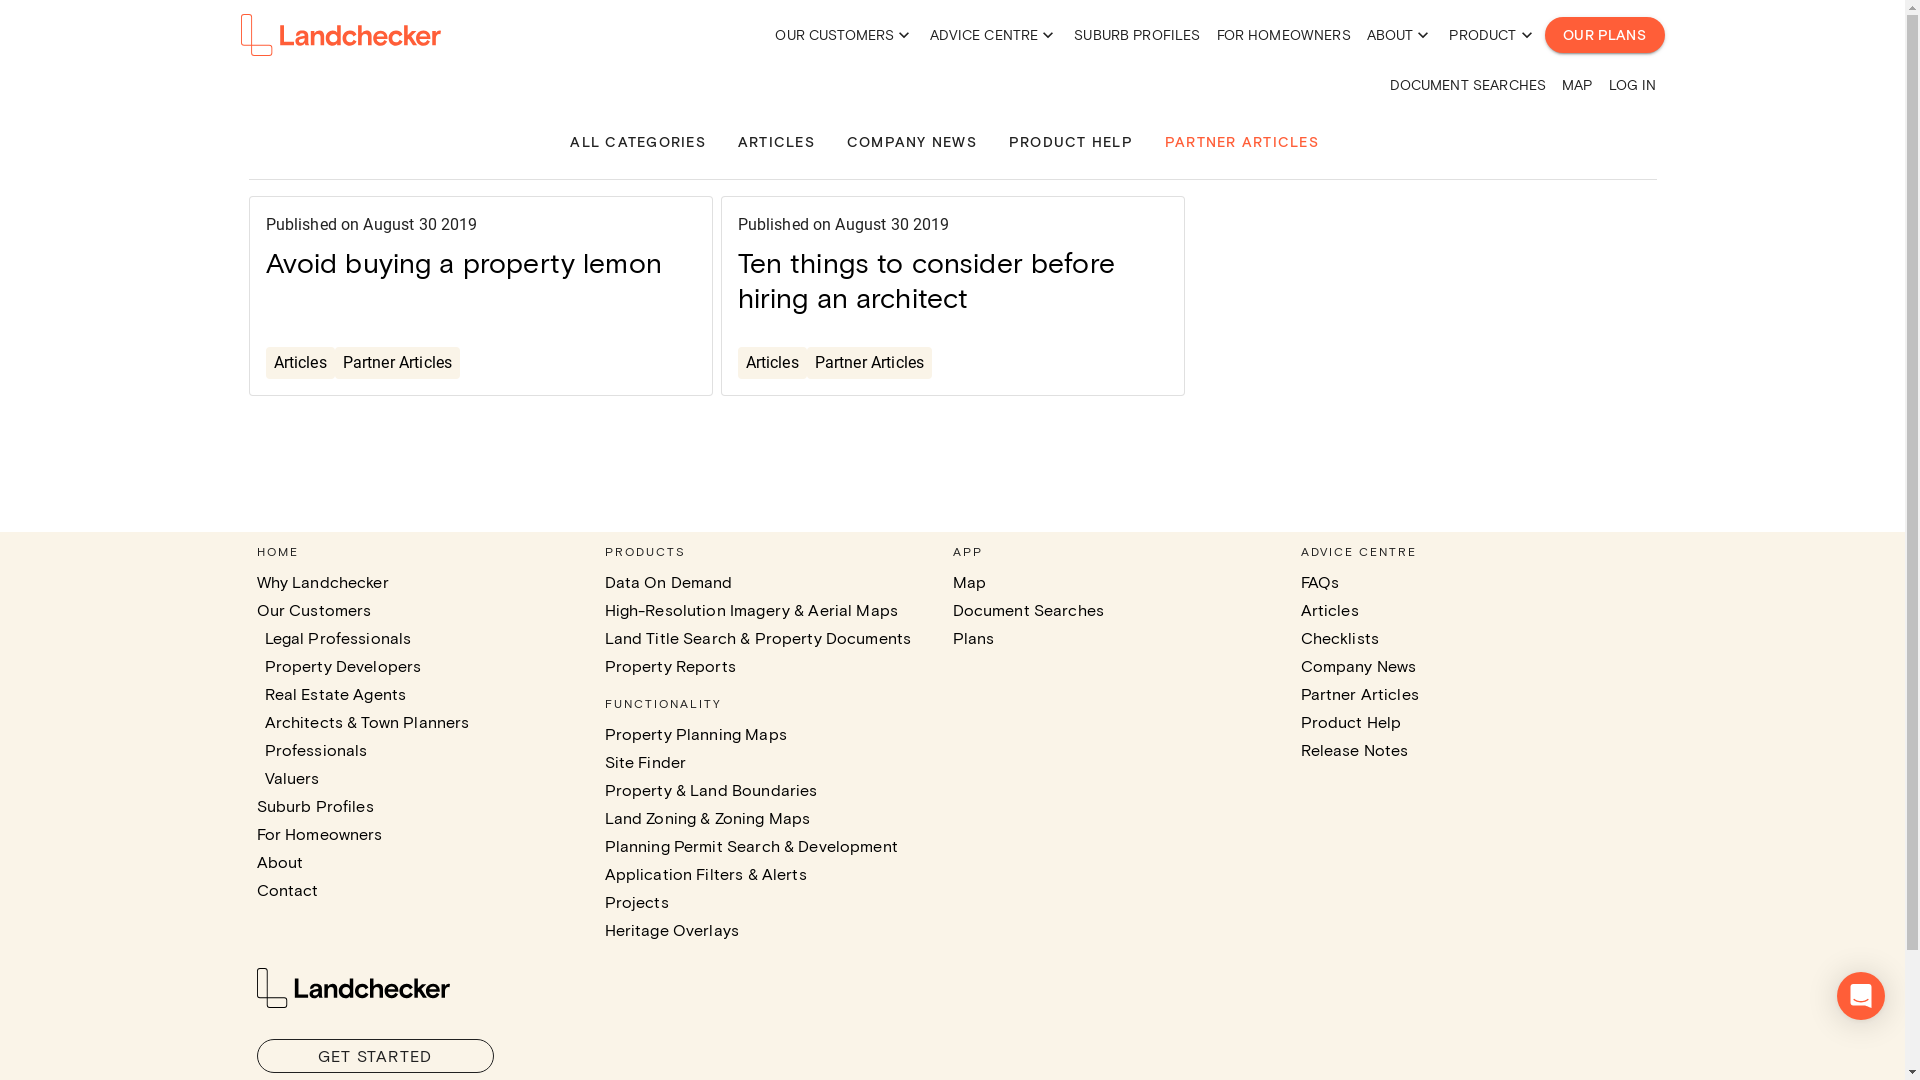 The width and height of the screenshot is (1920, 1080). I want to click on 'Projects', so click(634, 902).